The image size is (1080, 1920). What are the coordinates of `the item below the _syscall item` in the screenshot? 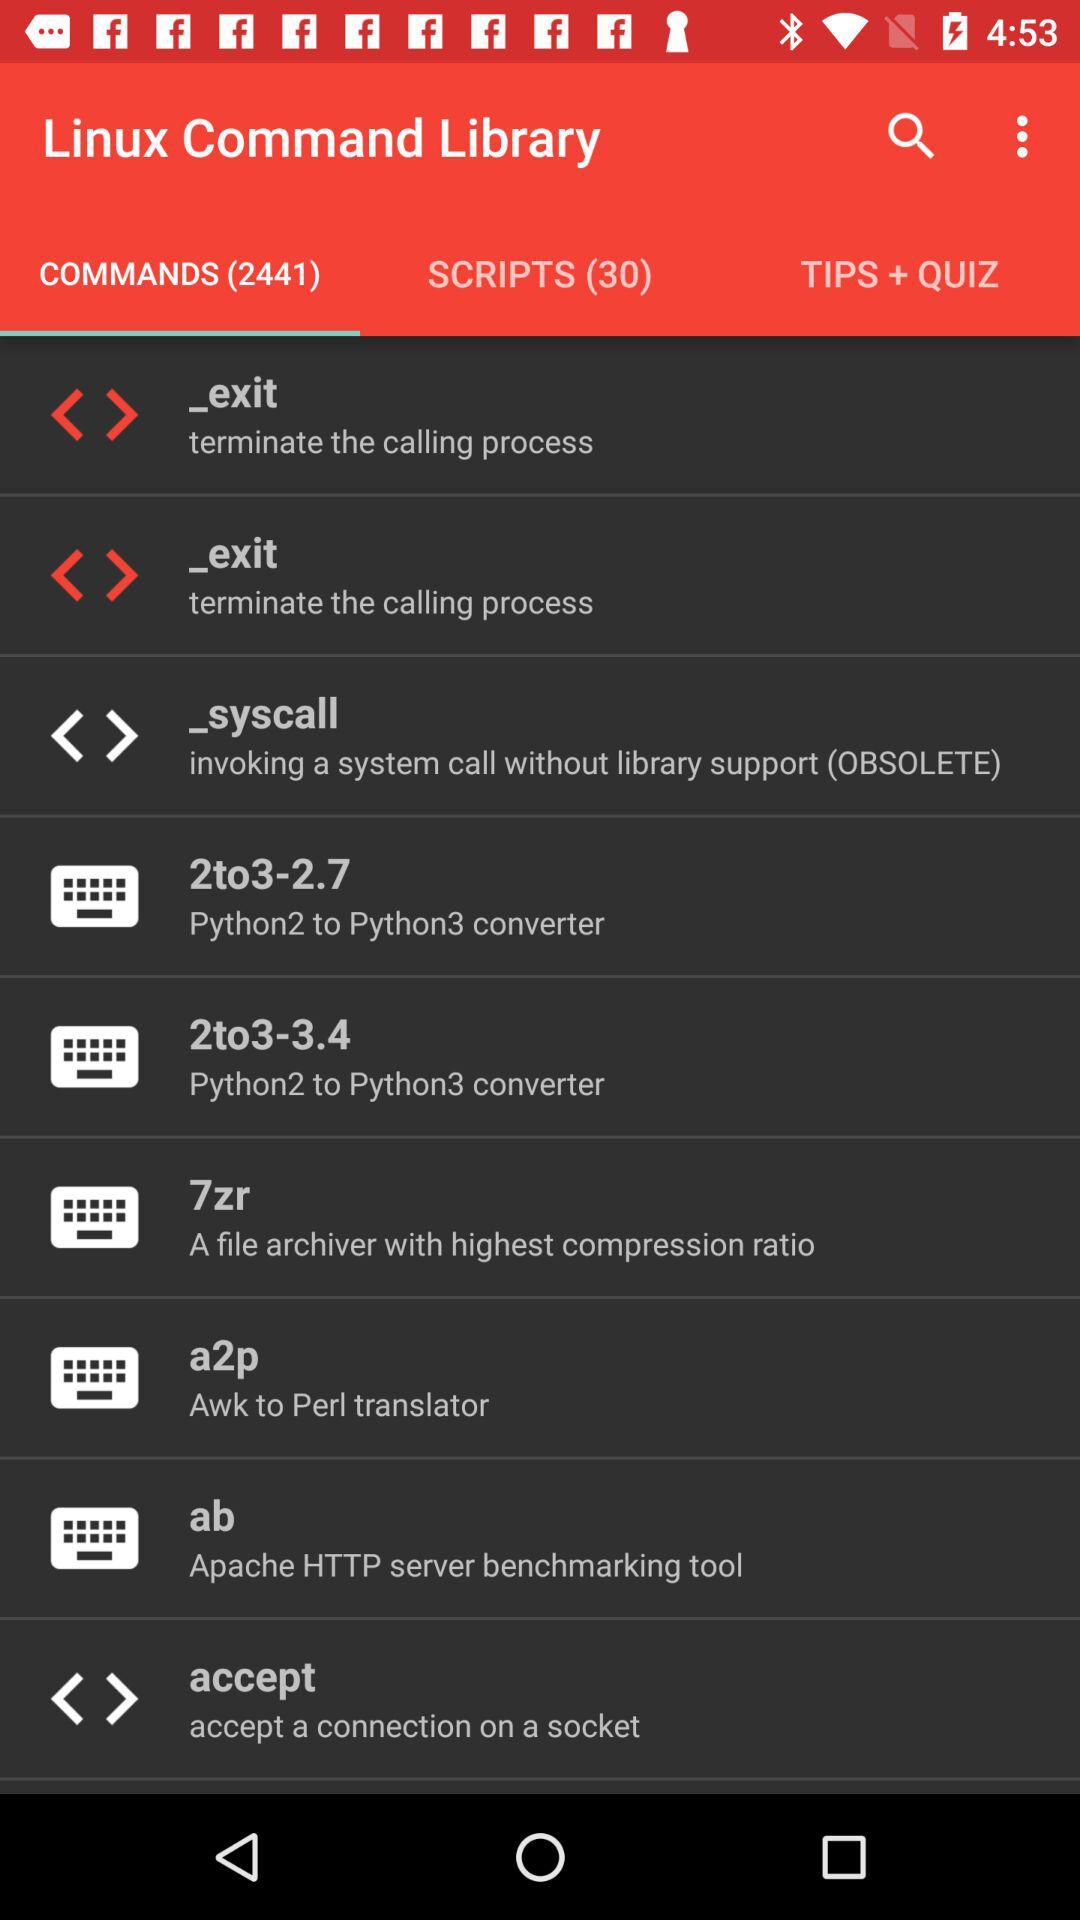 It's located at (594, 760).